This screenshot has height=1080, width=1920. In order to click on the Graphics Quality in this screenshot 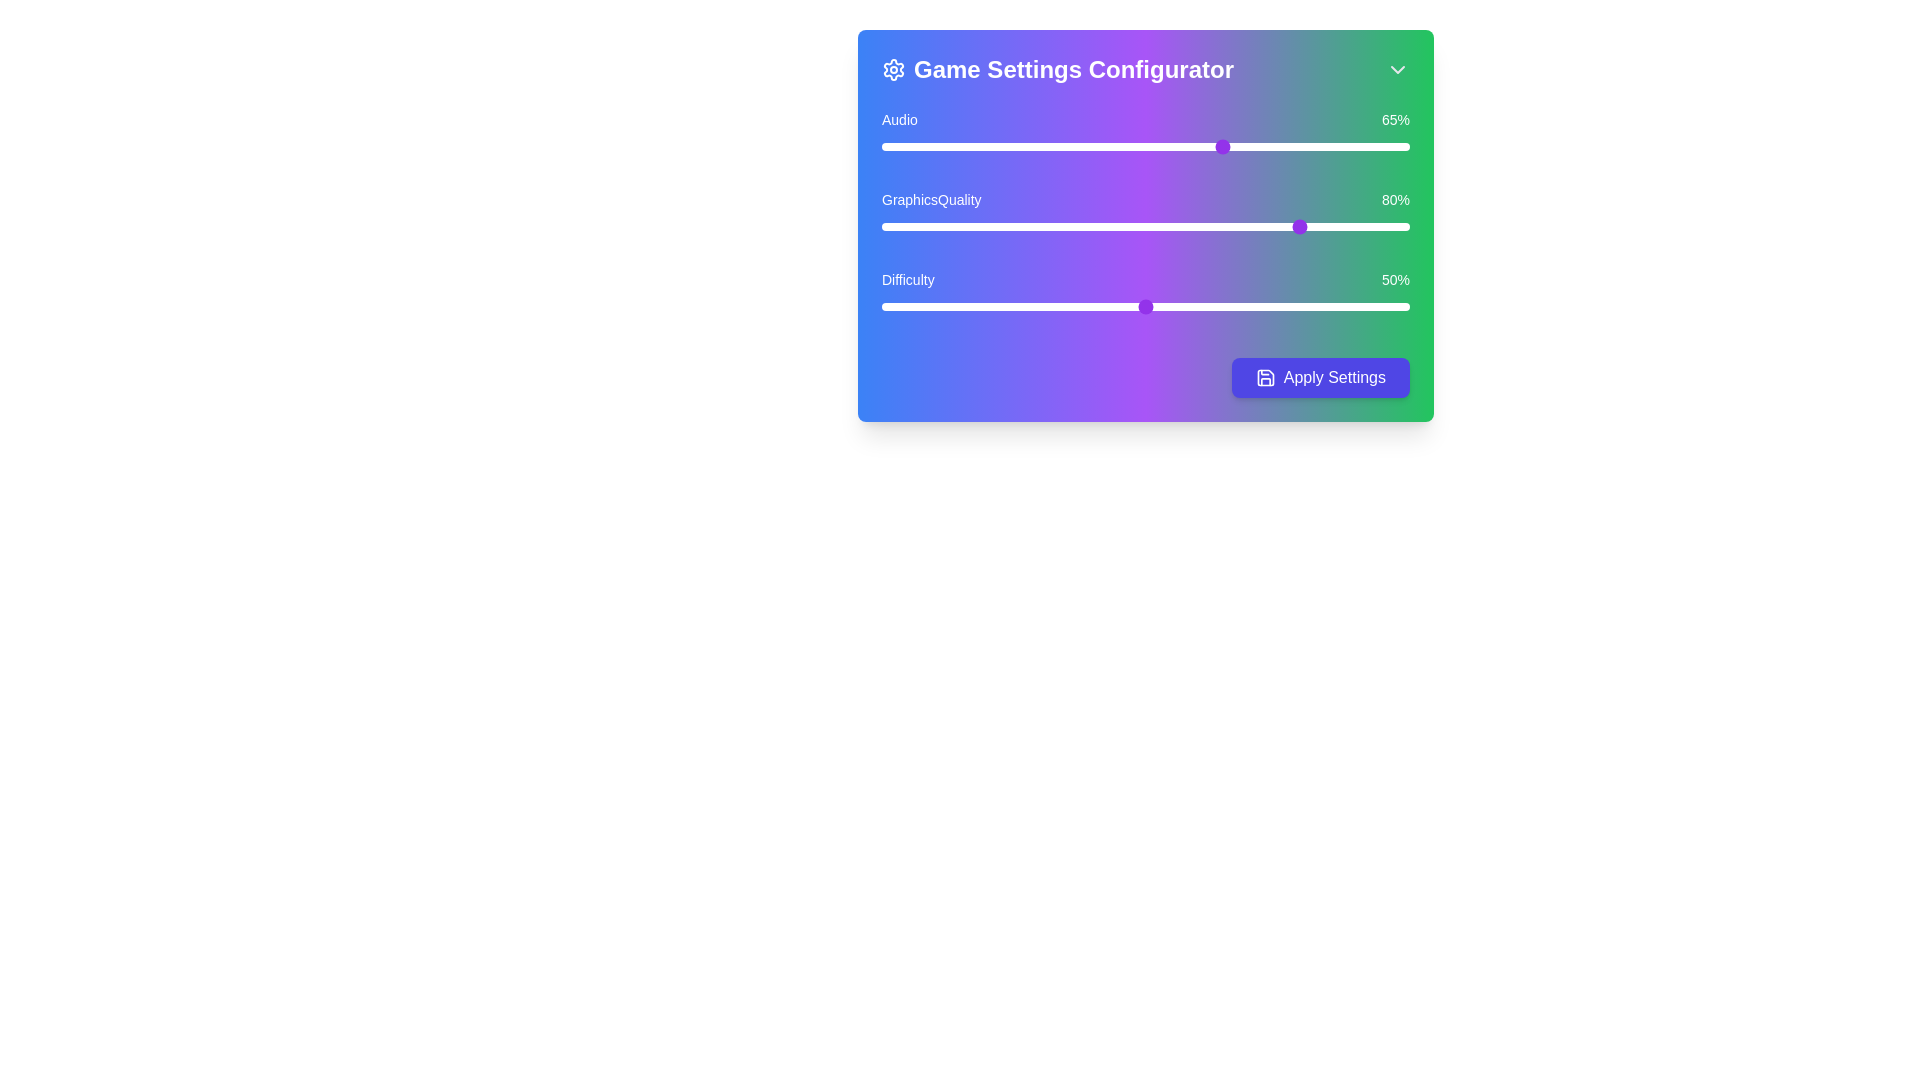, I will do `click(1044, 226)`.